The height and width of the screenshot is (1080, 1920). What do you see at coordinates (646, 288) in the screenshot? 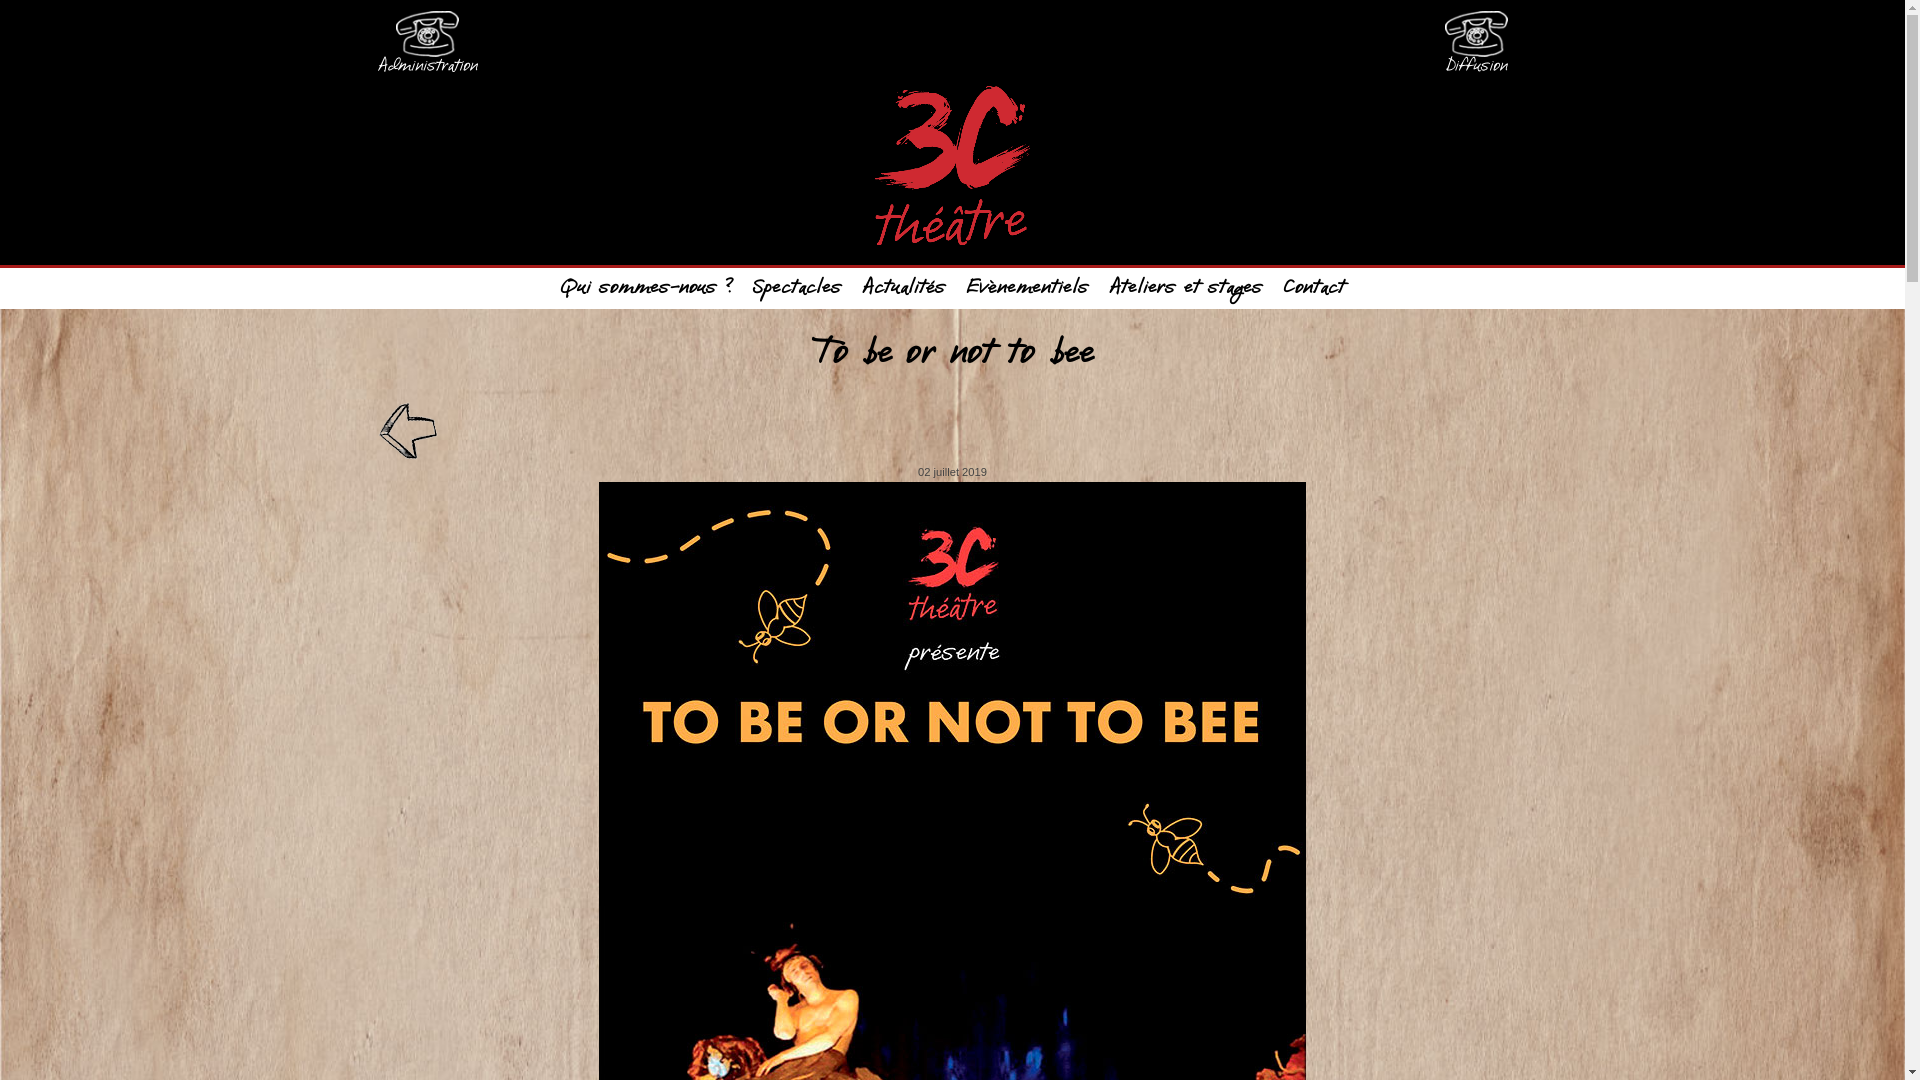
I see `'Qui sommes-nous ?'` at bounding box center [646, 288].